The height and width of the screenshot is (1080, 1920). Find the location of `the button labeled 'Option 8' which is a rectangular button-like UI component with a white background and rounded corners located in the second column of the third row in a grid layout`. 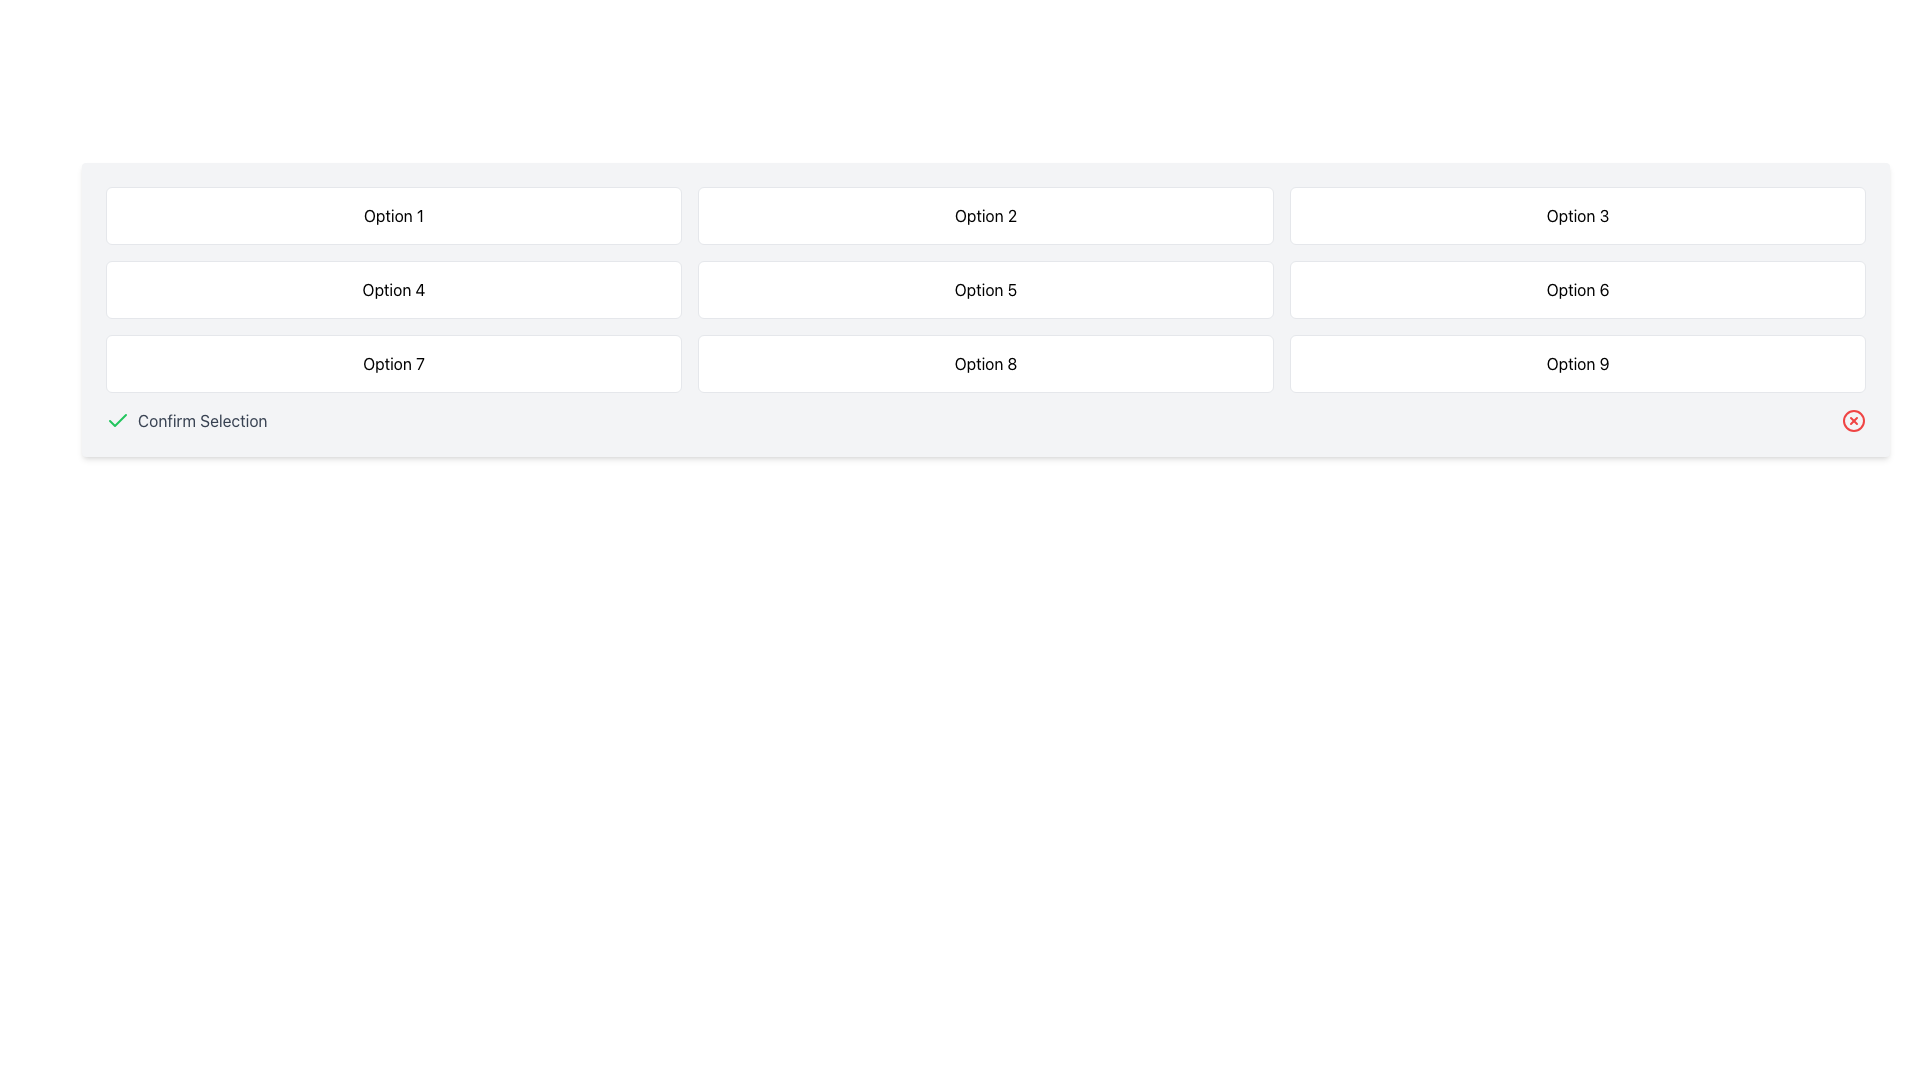

the button labeled 'Option 8' which is a rectangular button-like UI component with a white background and rounded corners located in the second column of the third row in a grid layout is located at coordinates (985, 363).